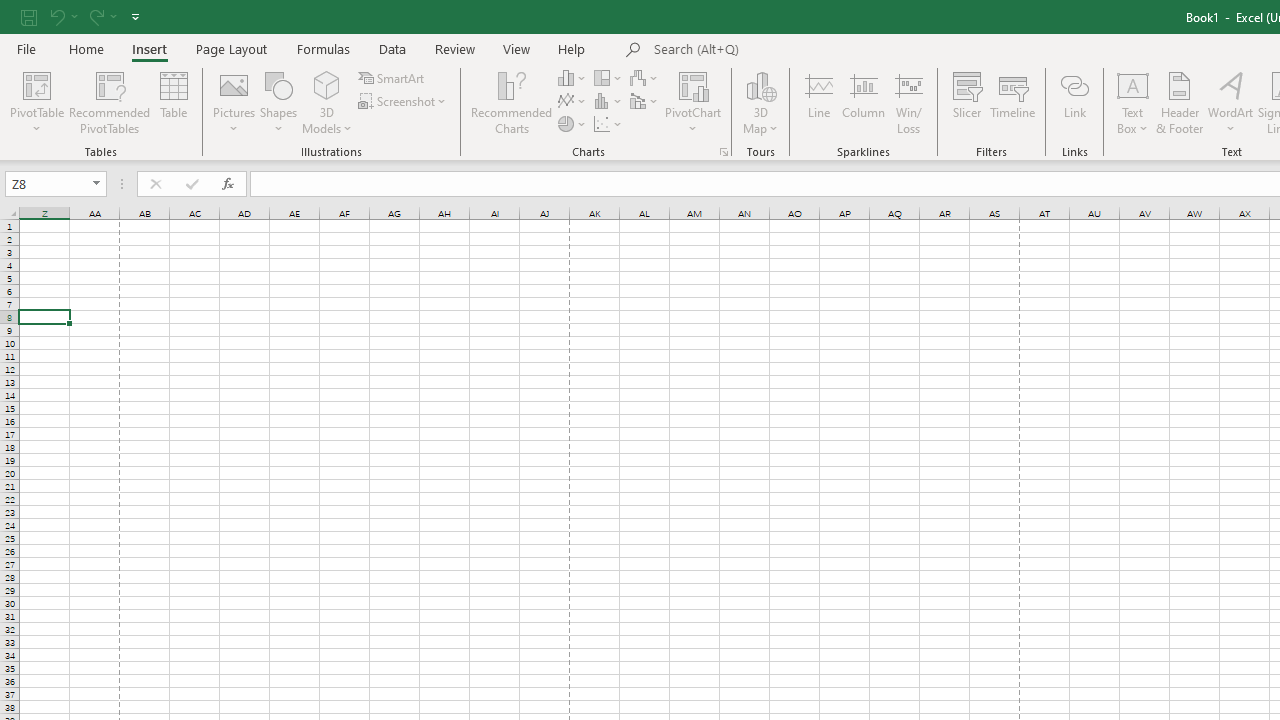 This screenshot has width=1280, height=720. What do you see at coordinates (1133, 103) in the screenshot?
I see `'Text Box'` at bounding box center [1133, 103].